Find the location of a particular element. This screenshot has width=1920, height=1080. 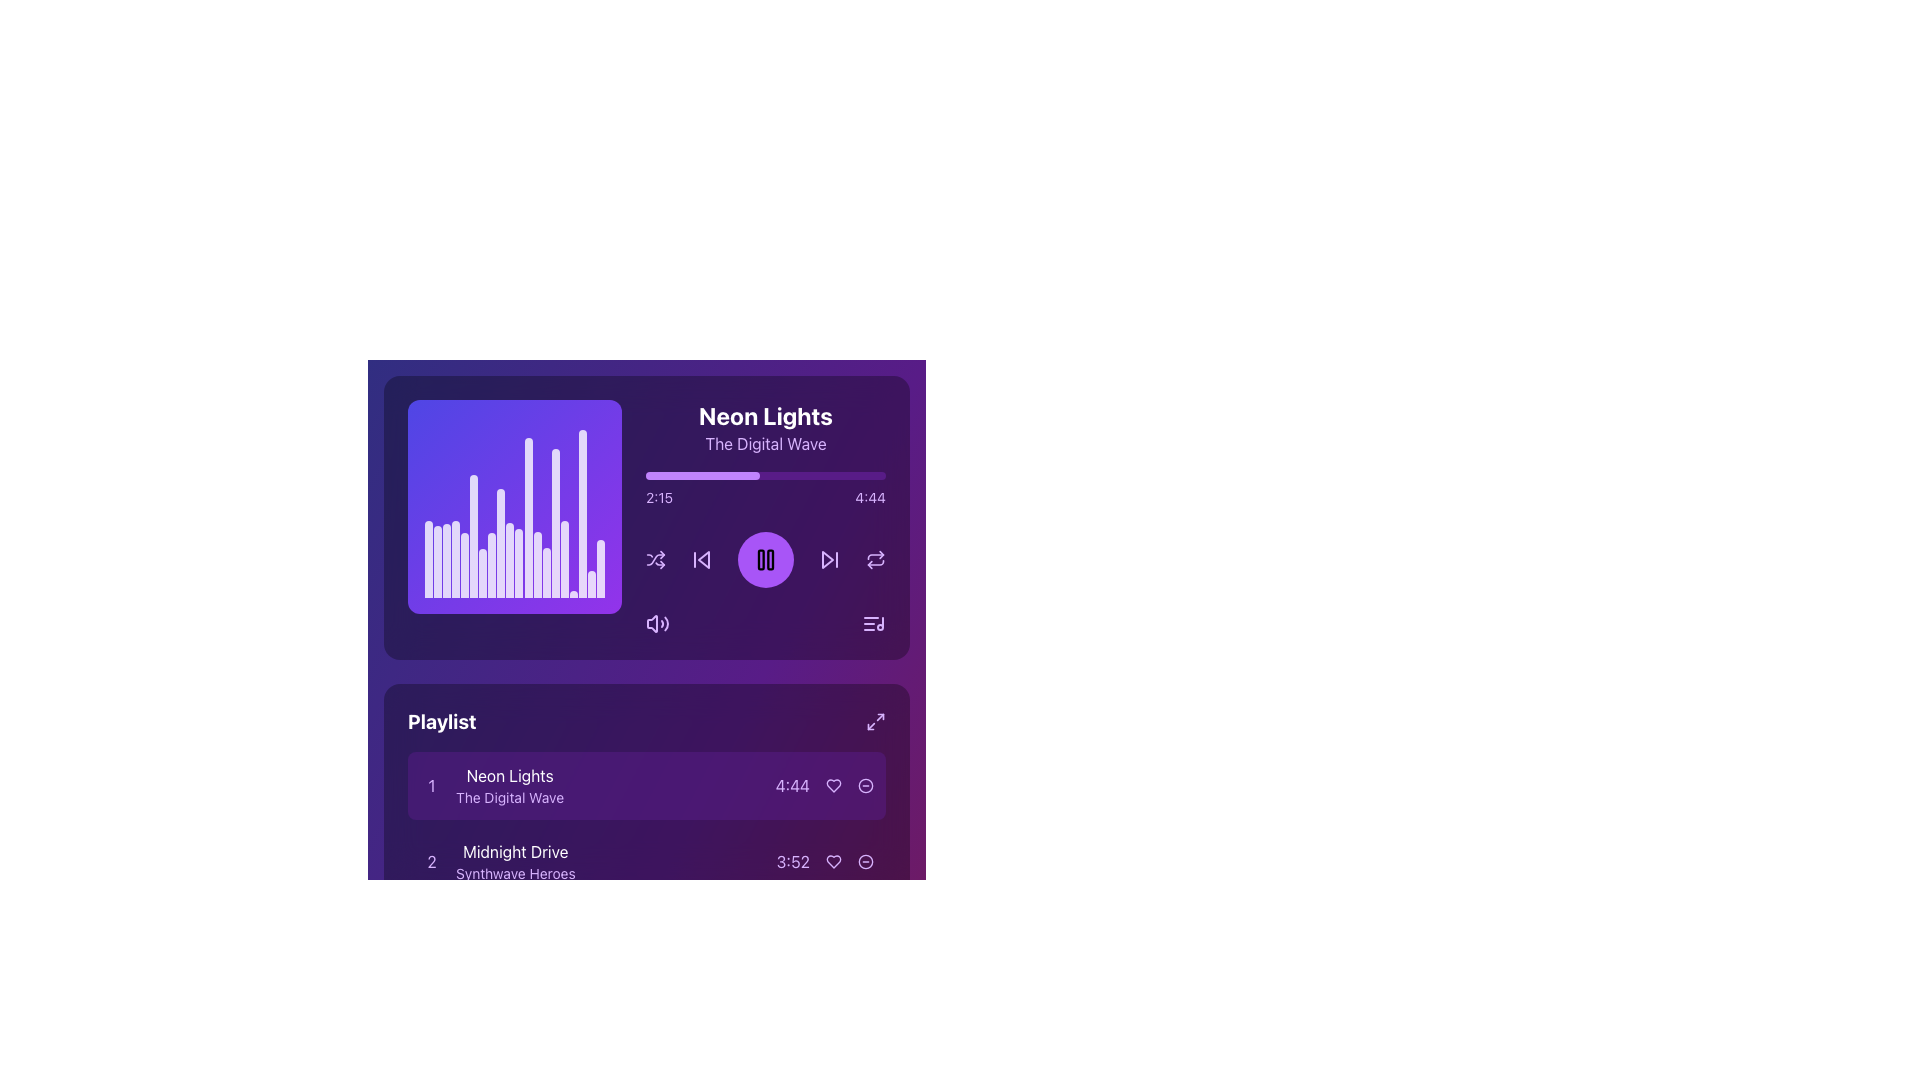

the ninth vertical bar in the audio visualization area, which represents audio level dynamics is located at coordinates (501, 543).